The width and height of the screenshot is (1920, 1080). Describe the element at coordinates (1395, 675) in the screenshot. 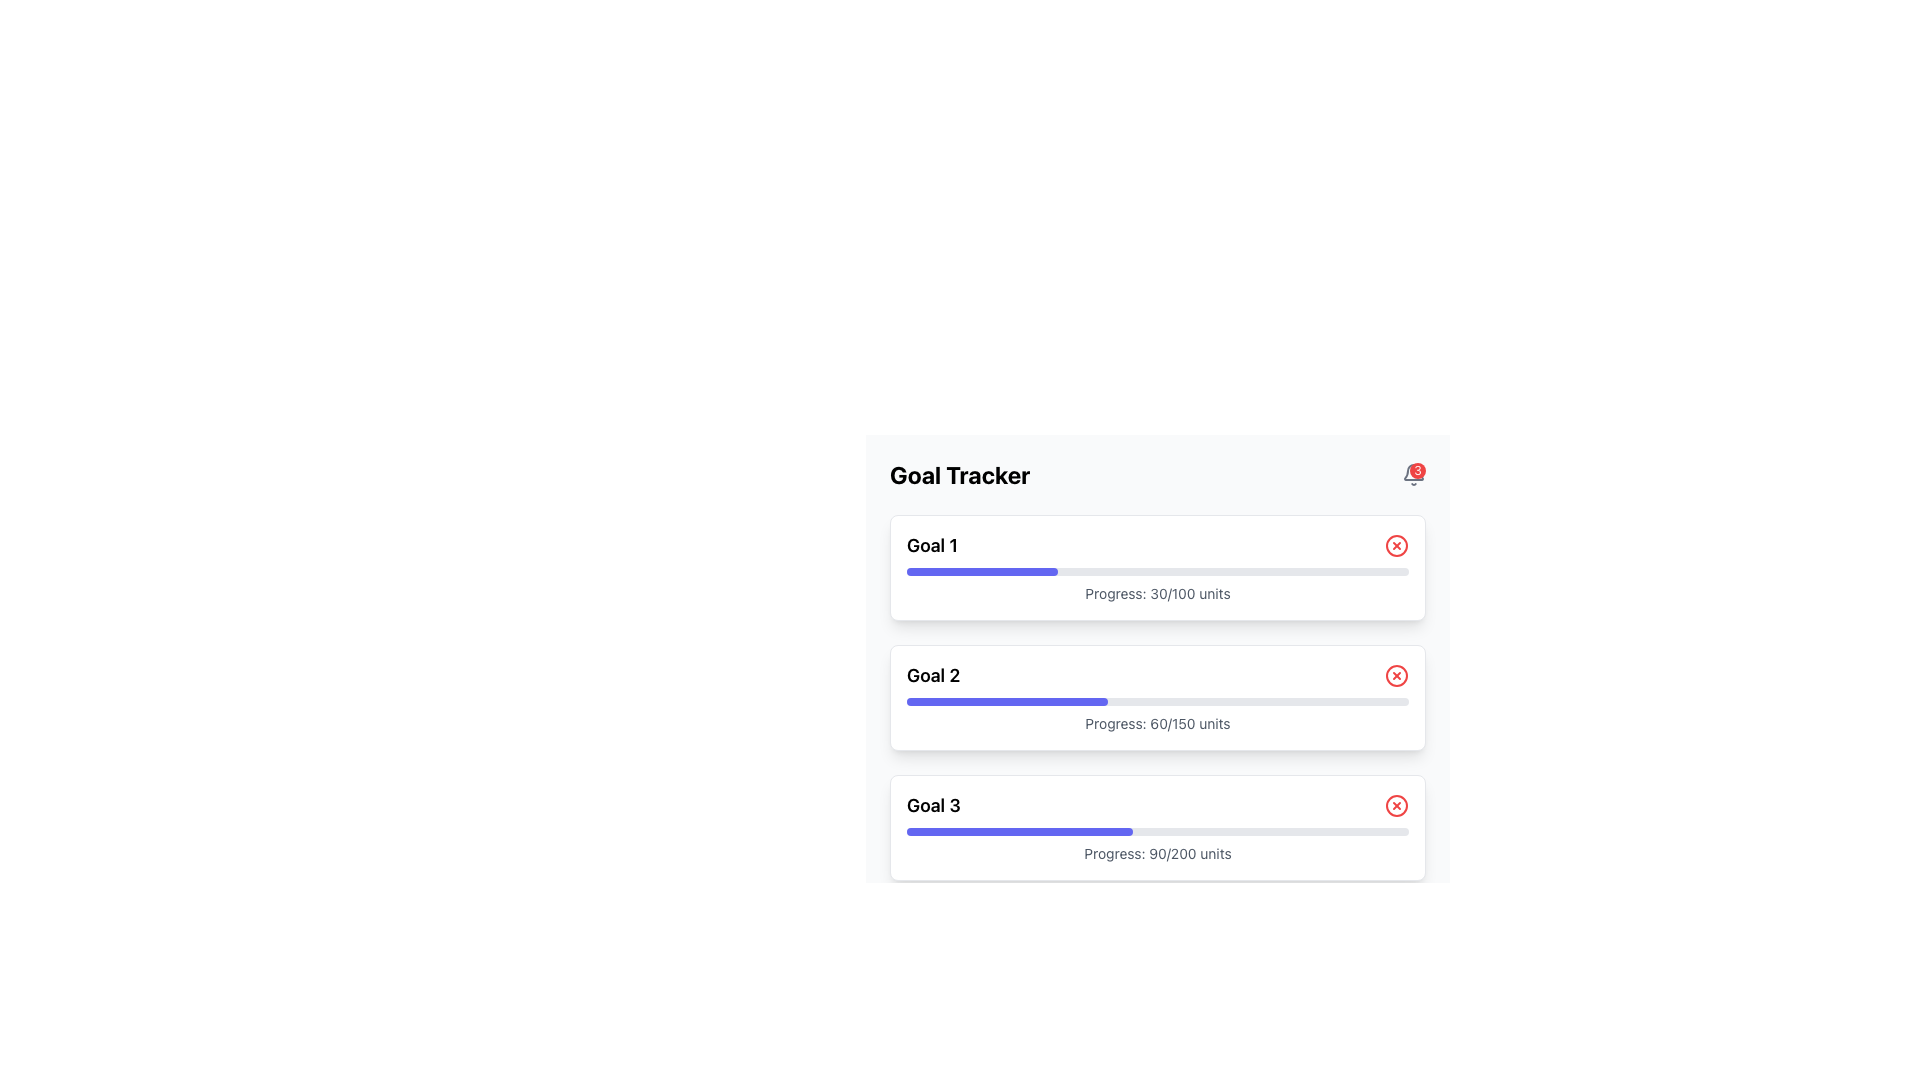

I see `the remove button associated with the 'Goal 2' entry` at that location.